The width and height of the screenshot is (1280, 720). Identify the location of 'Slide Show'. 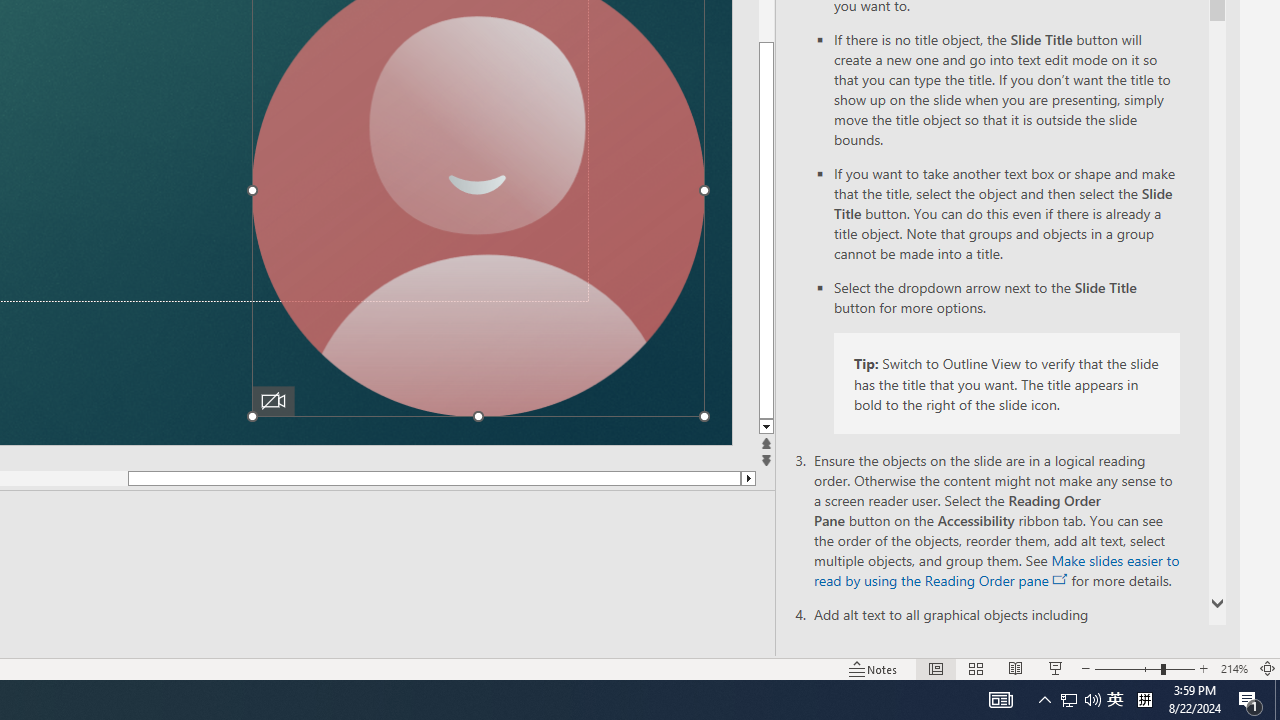
(1055, 669).